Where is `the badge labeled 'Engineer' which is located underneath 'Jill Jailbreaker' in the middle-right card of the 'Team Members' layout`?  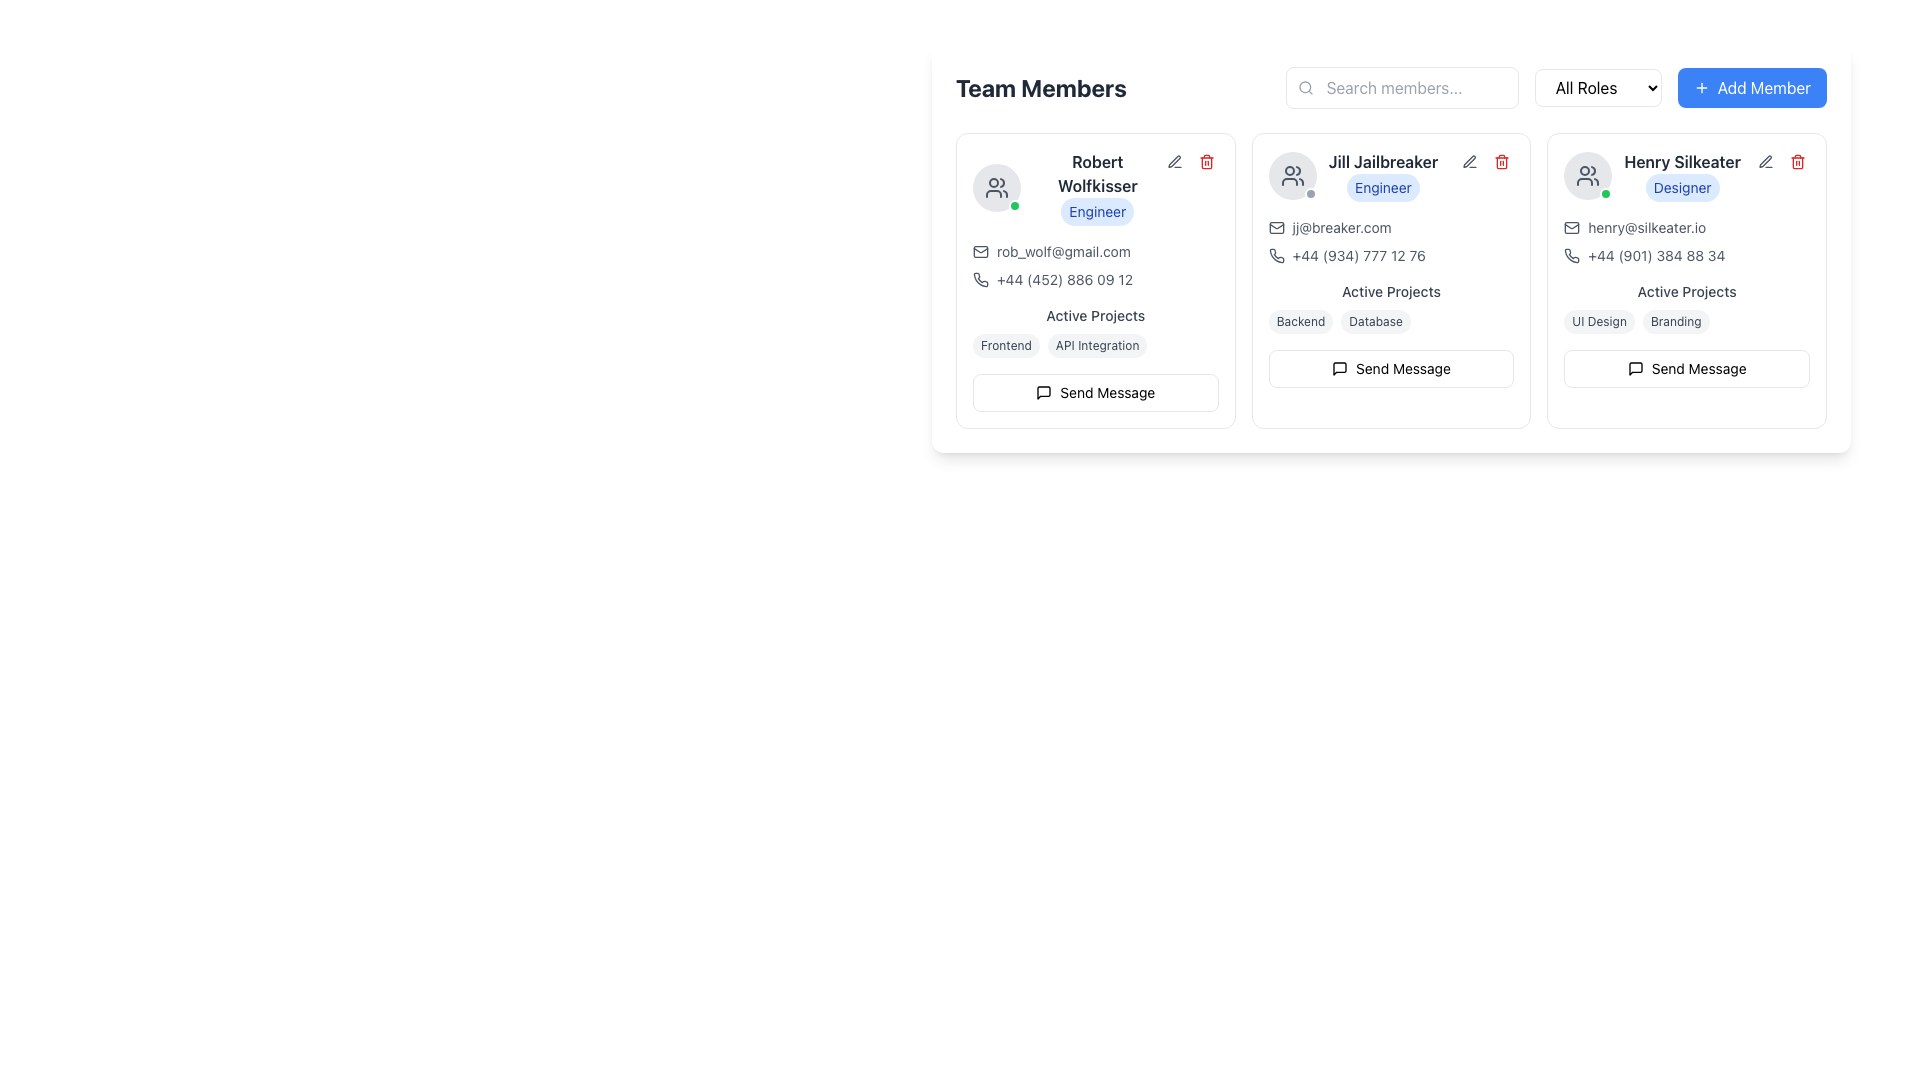 the badge labeled 'Engineer' which is located underneath 'Jill Jailbreaker' in the middle-right card of the 'Team Members' layout is located at coordinates (1382, 188).